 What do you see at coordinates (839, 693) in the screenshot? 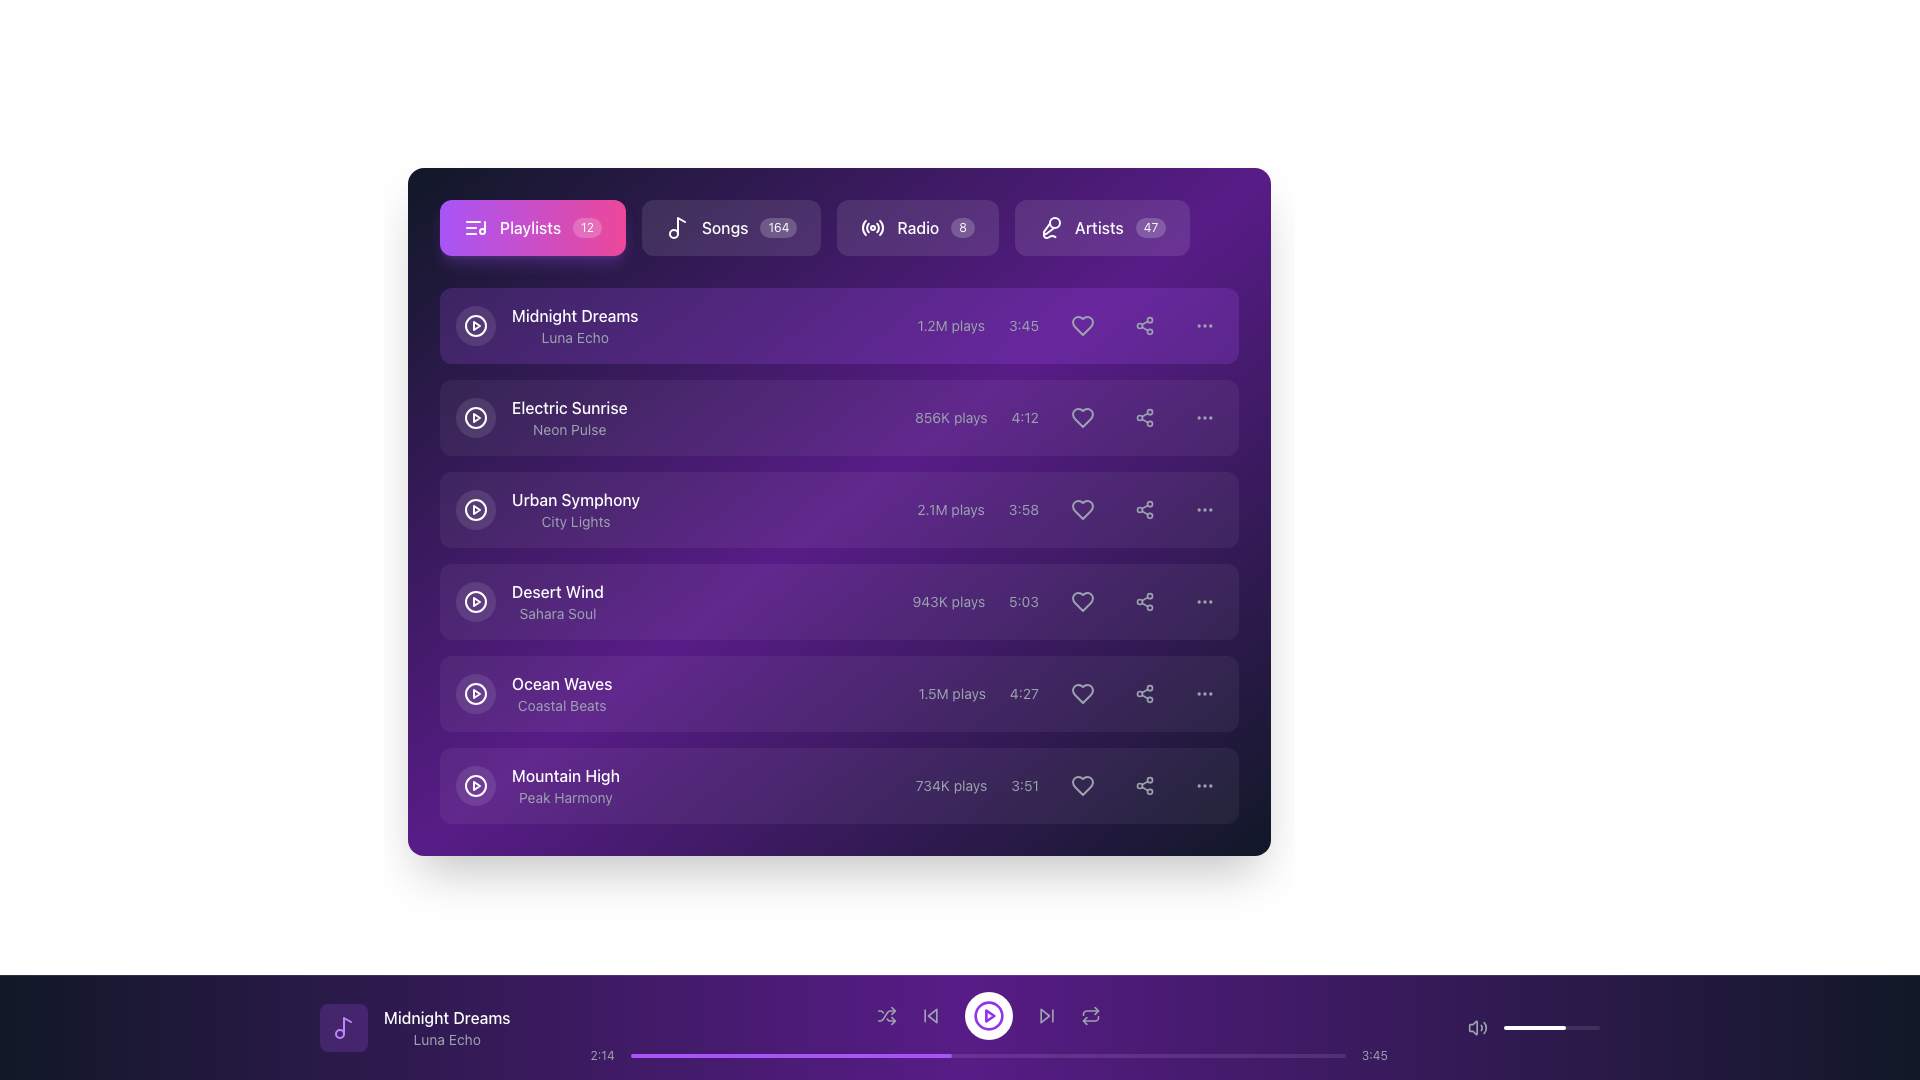
I see `the list item representing the music track 'Ocean Waves'` at bounding box center [839, 693].